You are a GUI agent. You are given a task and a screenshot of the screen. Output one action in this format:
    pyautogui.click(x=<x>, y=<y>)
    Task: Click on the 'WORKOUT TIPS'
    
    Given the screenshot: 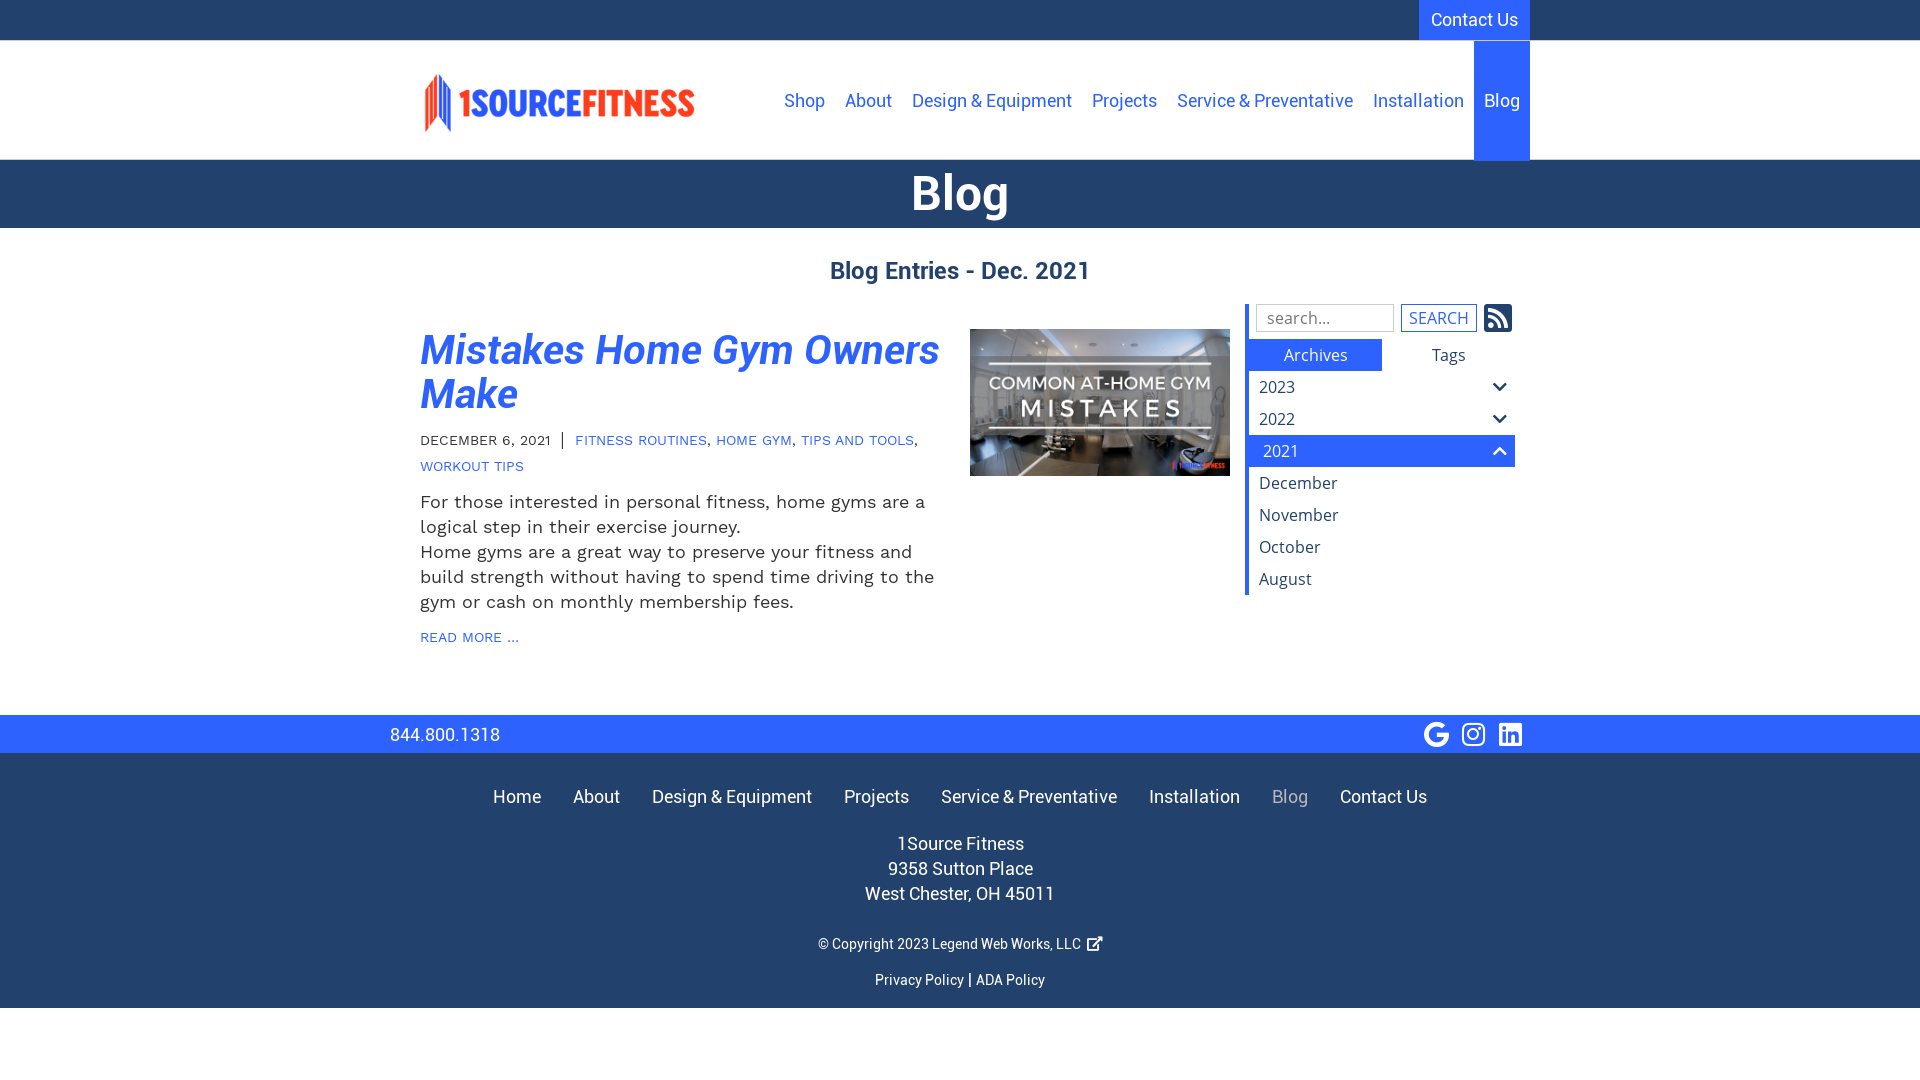 What is the action you would take?
    pyautogui.click(x=470, y=466)
    